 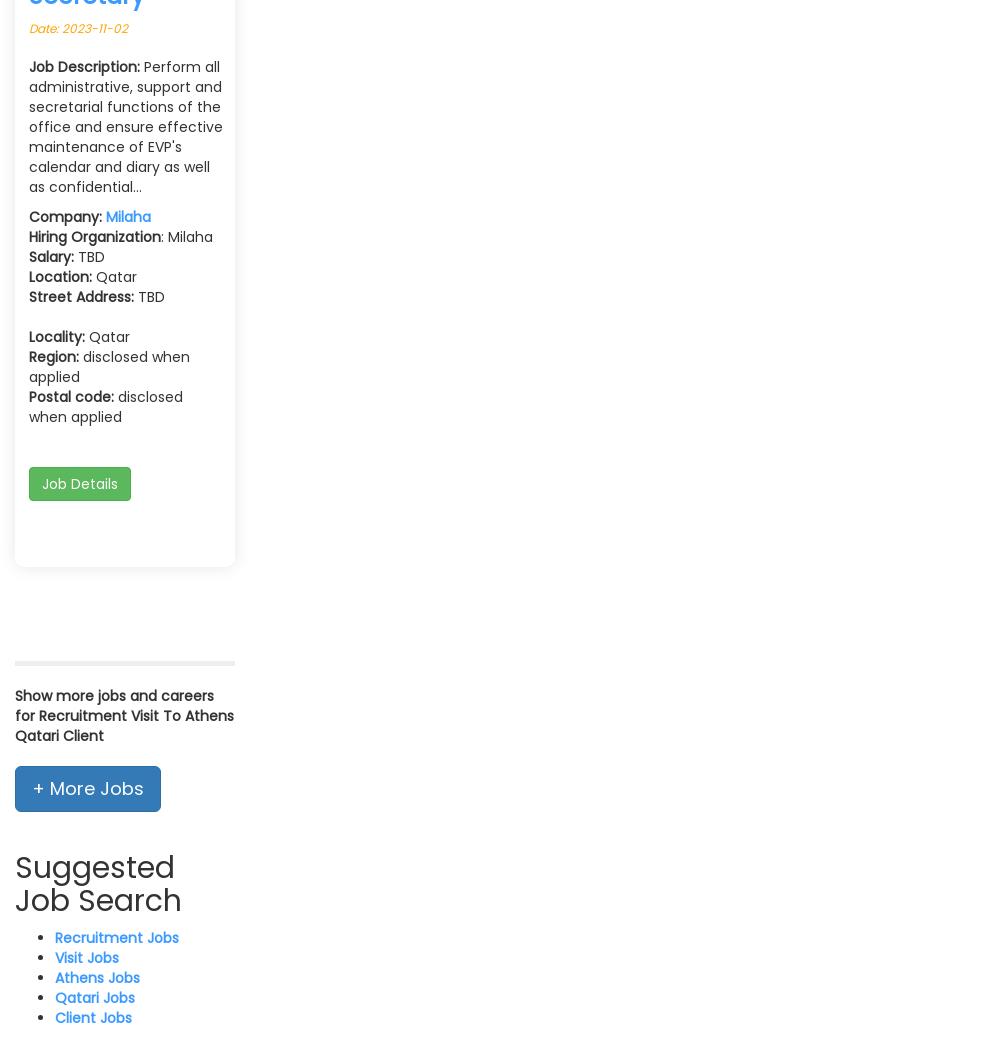 I want to click on 'Milaha', so click(x=127, y=215).